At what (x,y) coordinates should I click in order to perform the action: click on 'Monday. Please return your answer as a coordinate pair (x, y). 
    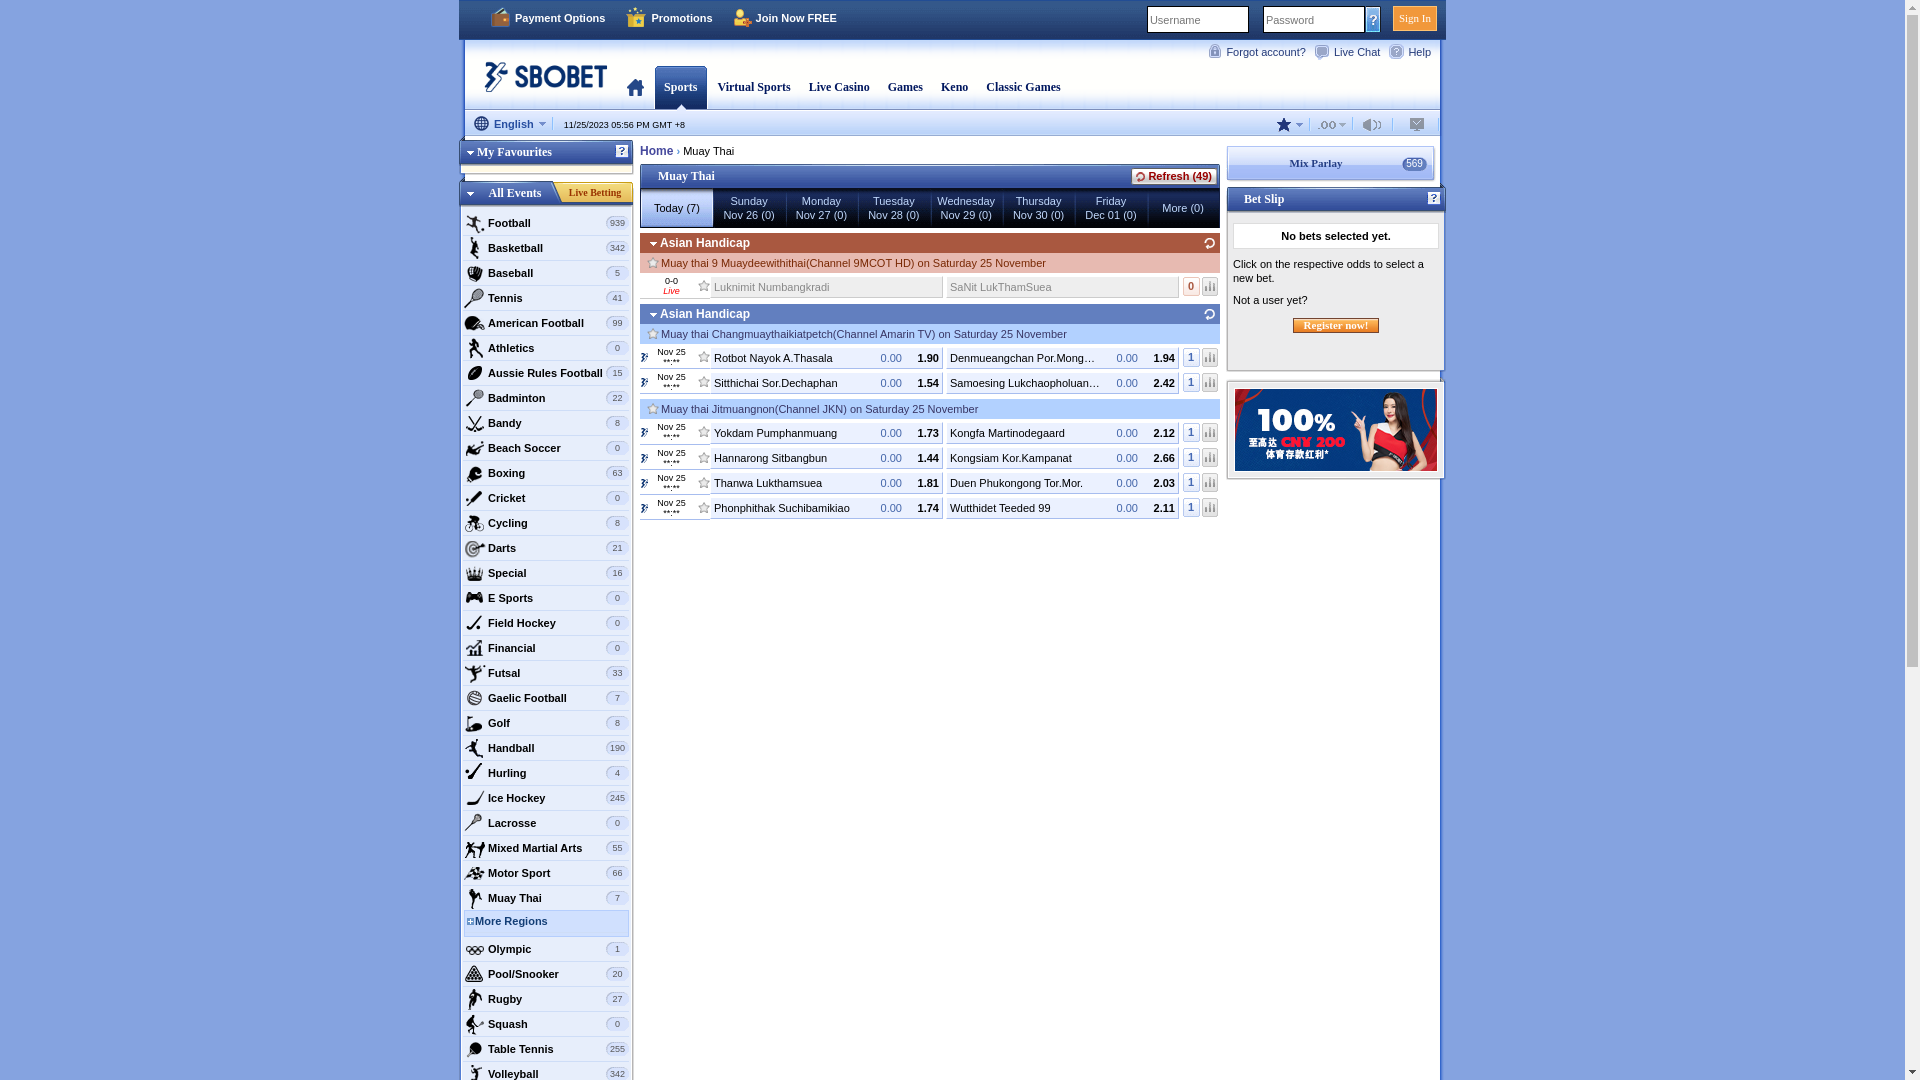
    Looking at the image, I should click on (784, 208).